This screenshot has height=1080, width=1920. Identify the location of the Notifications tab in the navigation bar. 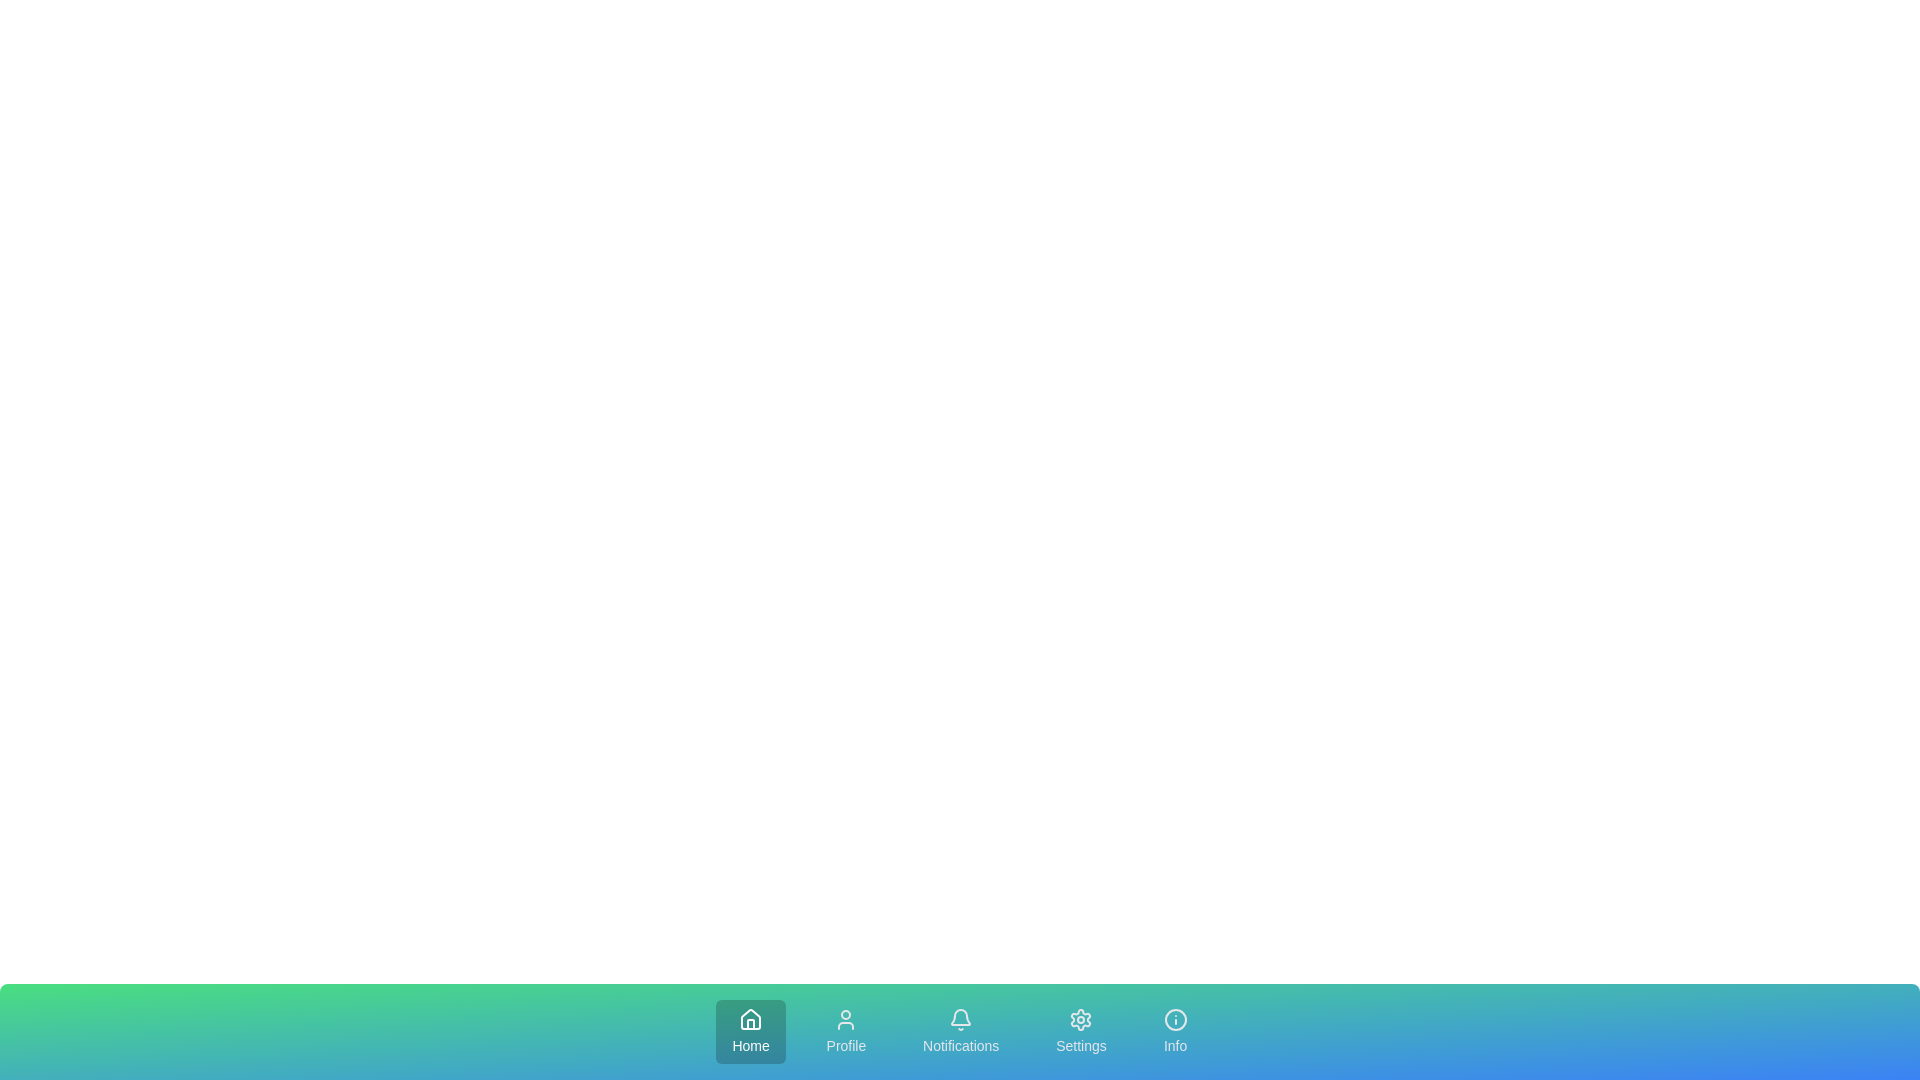
(960, 1032).